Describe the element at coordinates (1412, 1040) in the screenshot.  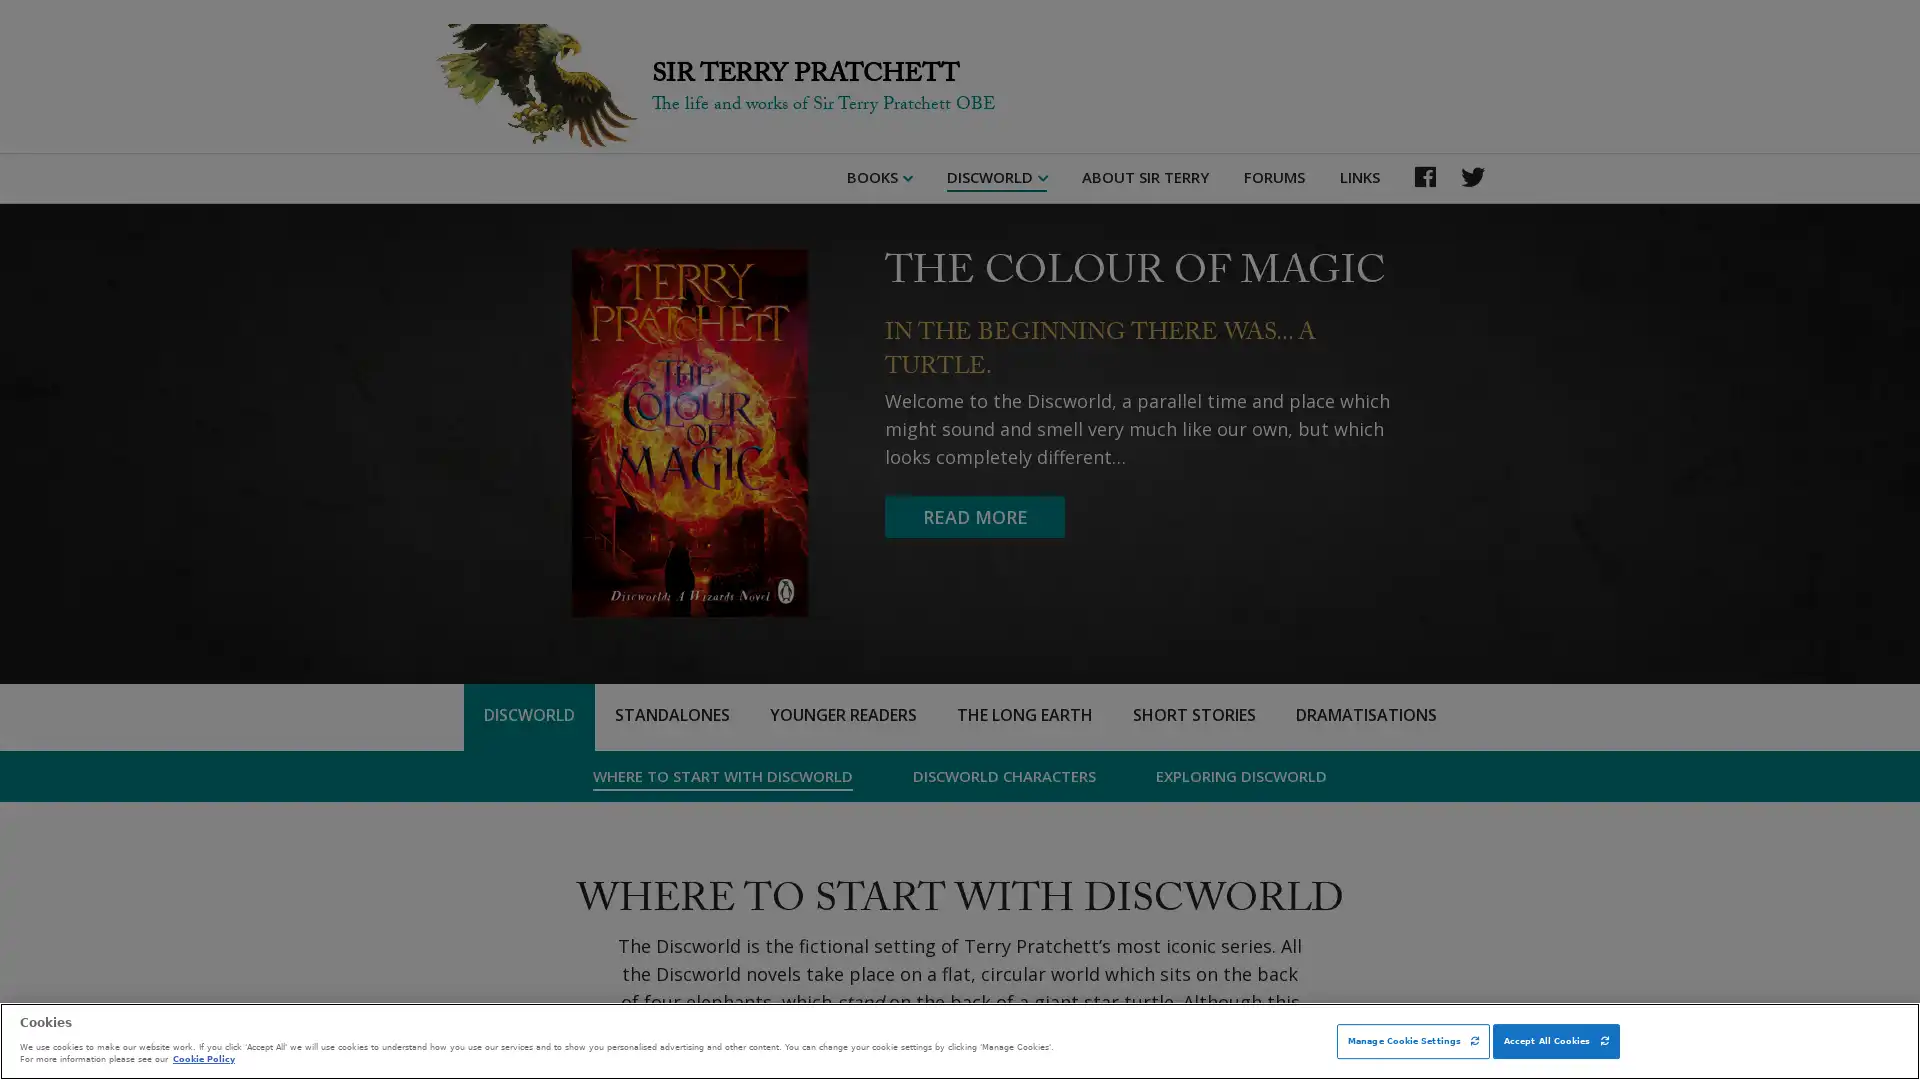
I see `Manage Cookie Settings` at that location.